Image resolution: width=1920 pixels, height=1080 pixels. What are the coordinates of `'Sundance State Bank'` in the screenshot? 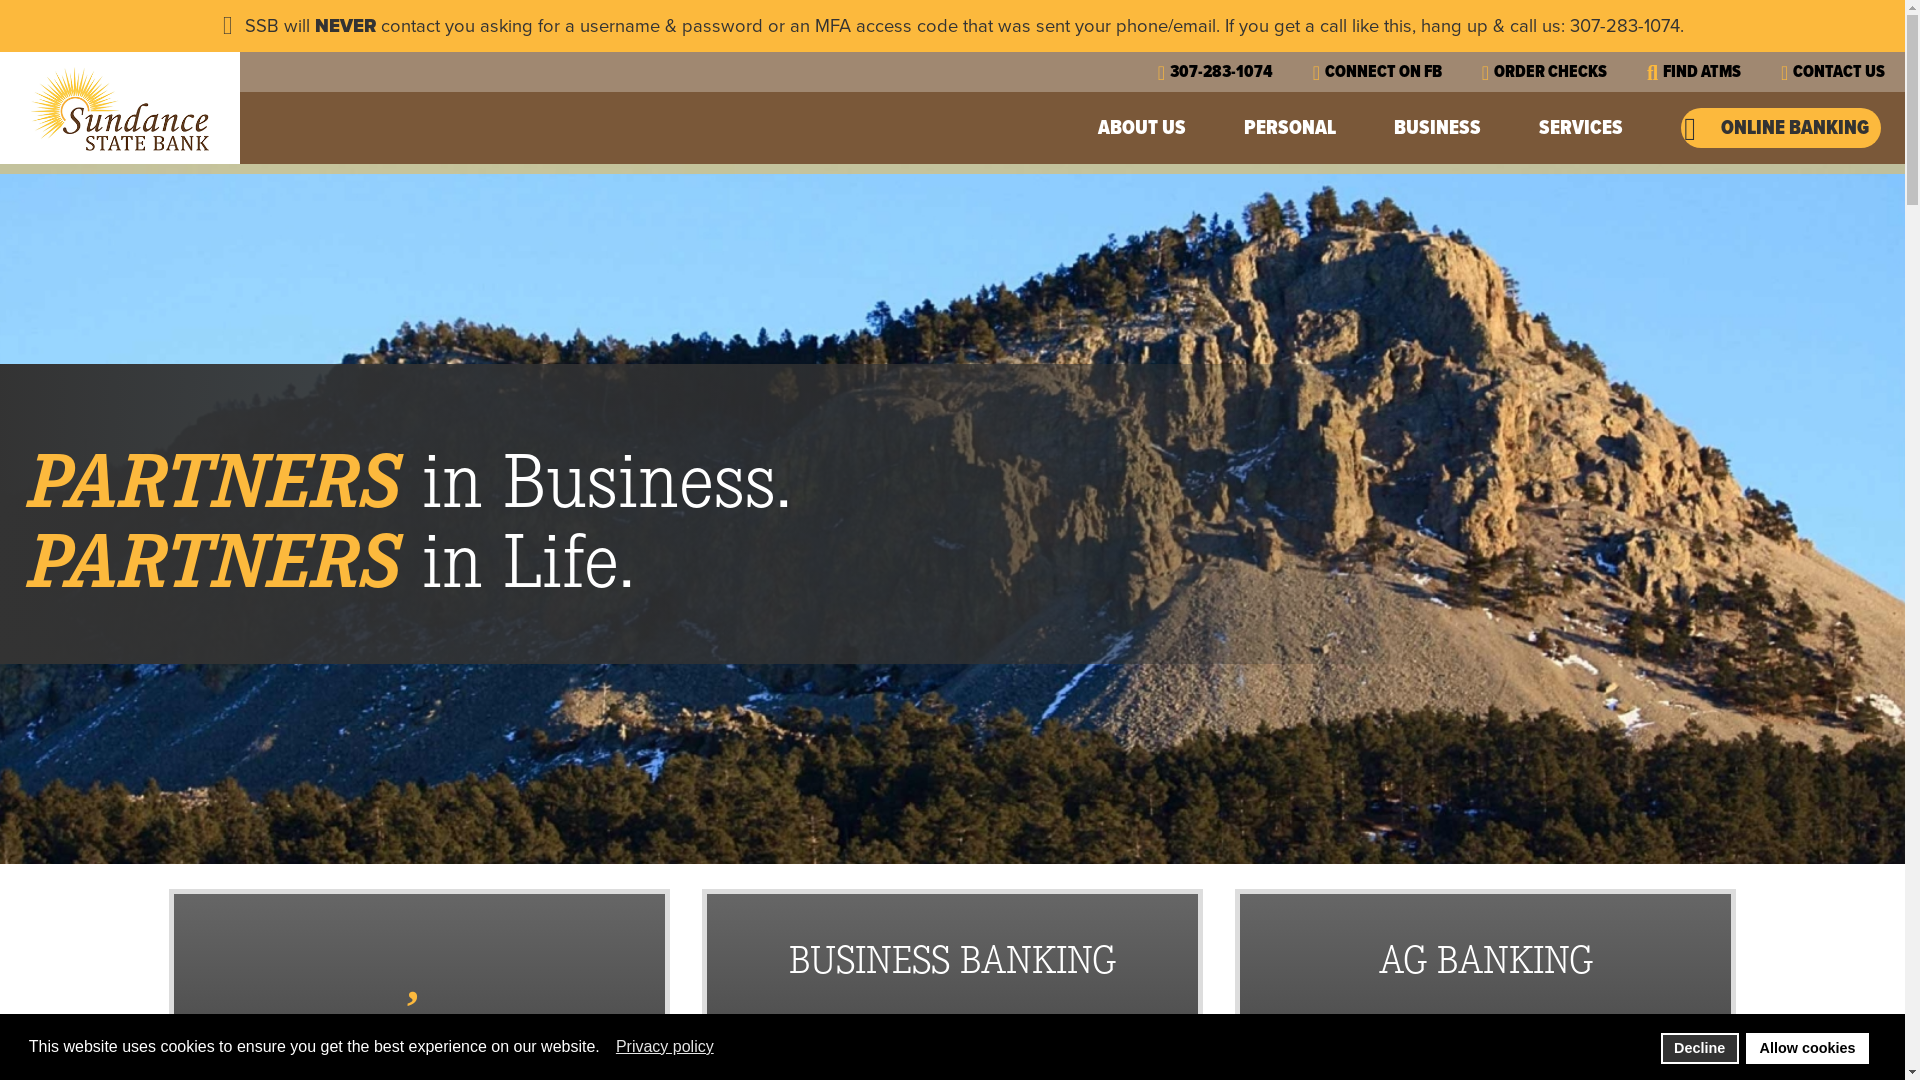 It's located at (119, 108).